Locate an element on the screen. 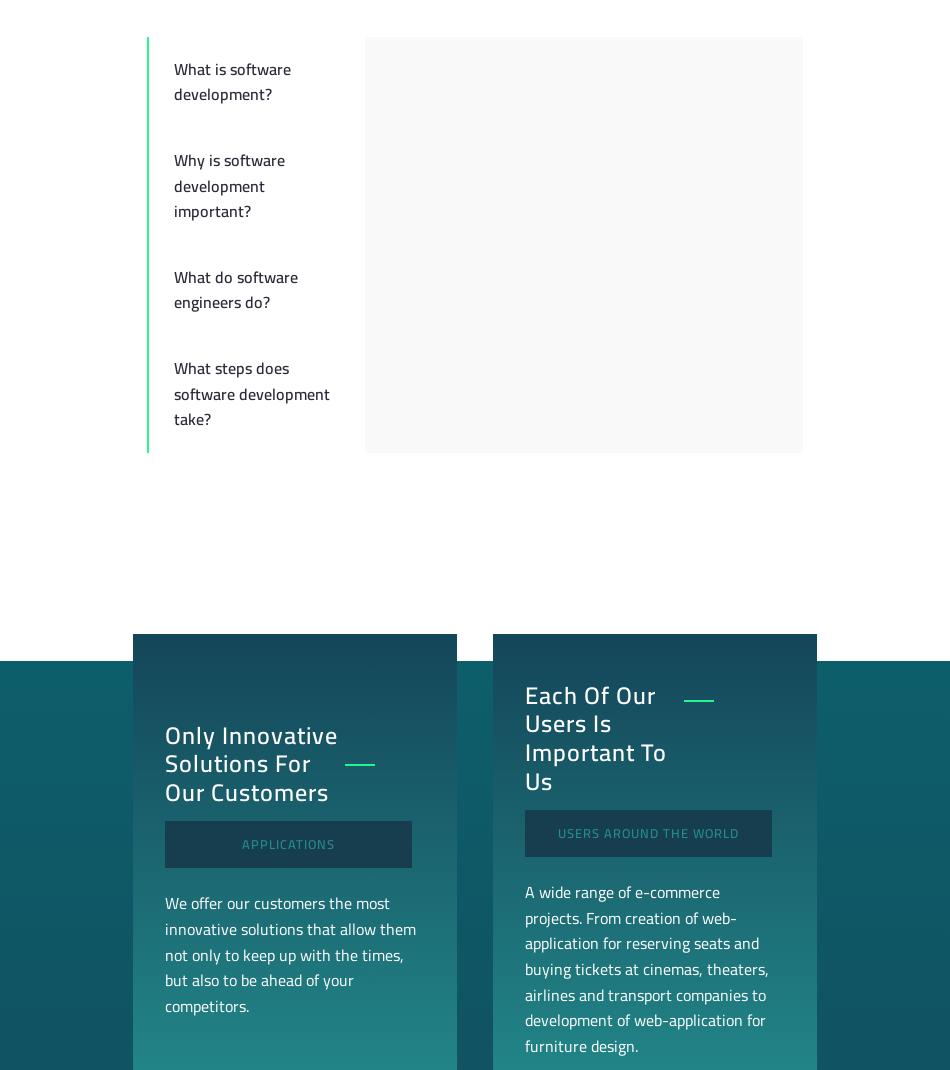 This screenshot has width=950, height=1070. 'A wide range of e-commerce projects. From creation of web-application for reserving seats and buying tickets at cinemas, theaters, airlines and transport companies to development of web-application for furniture design.' is located at coordinates (647, 967).